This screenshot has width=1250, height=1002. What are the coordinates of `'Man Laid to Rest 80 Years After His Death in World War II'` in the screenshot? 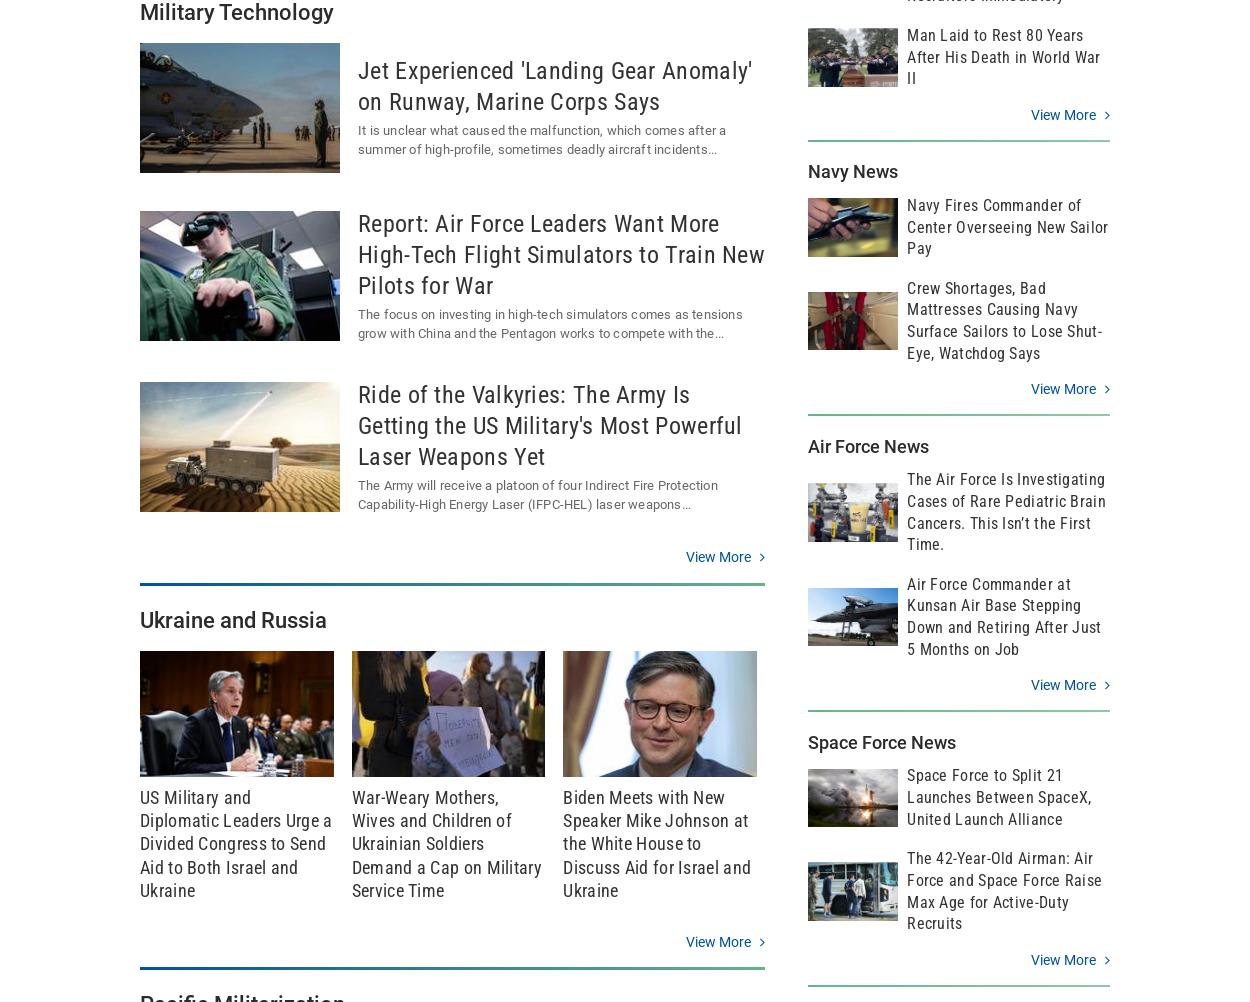 It's located at (1003, 57).